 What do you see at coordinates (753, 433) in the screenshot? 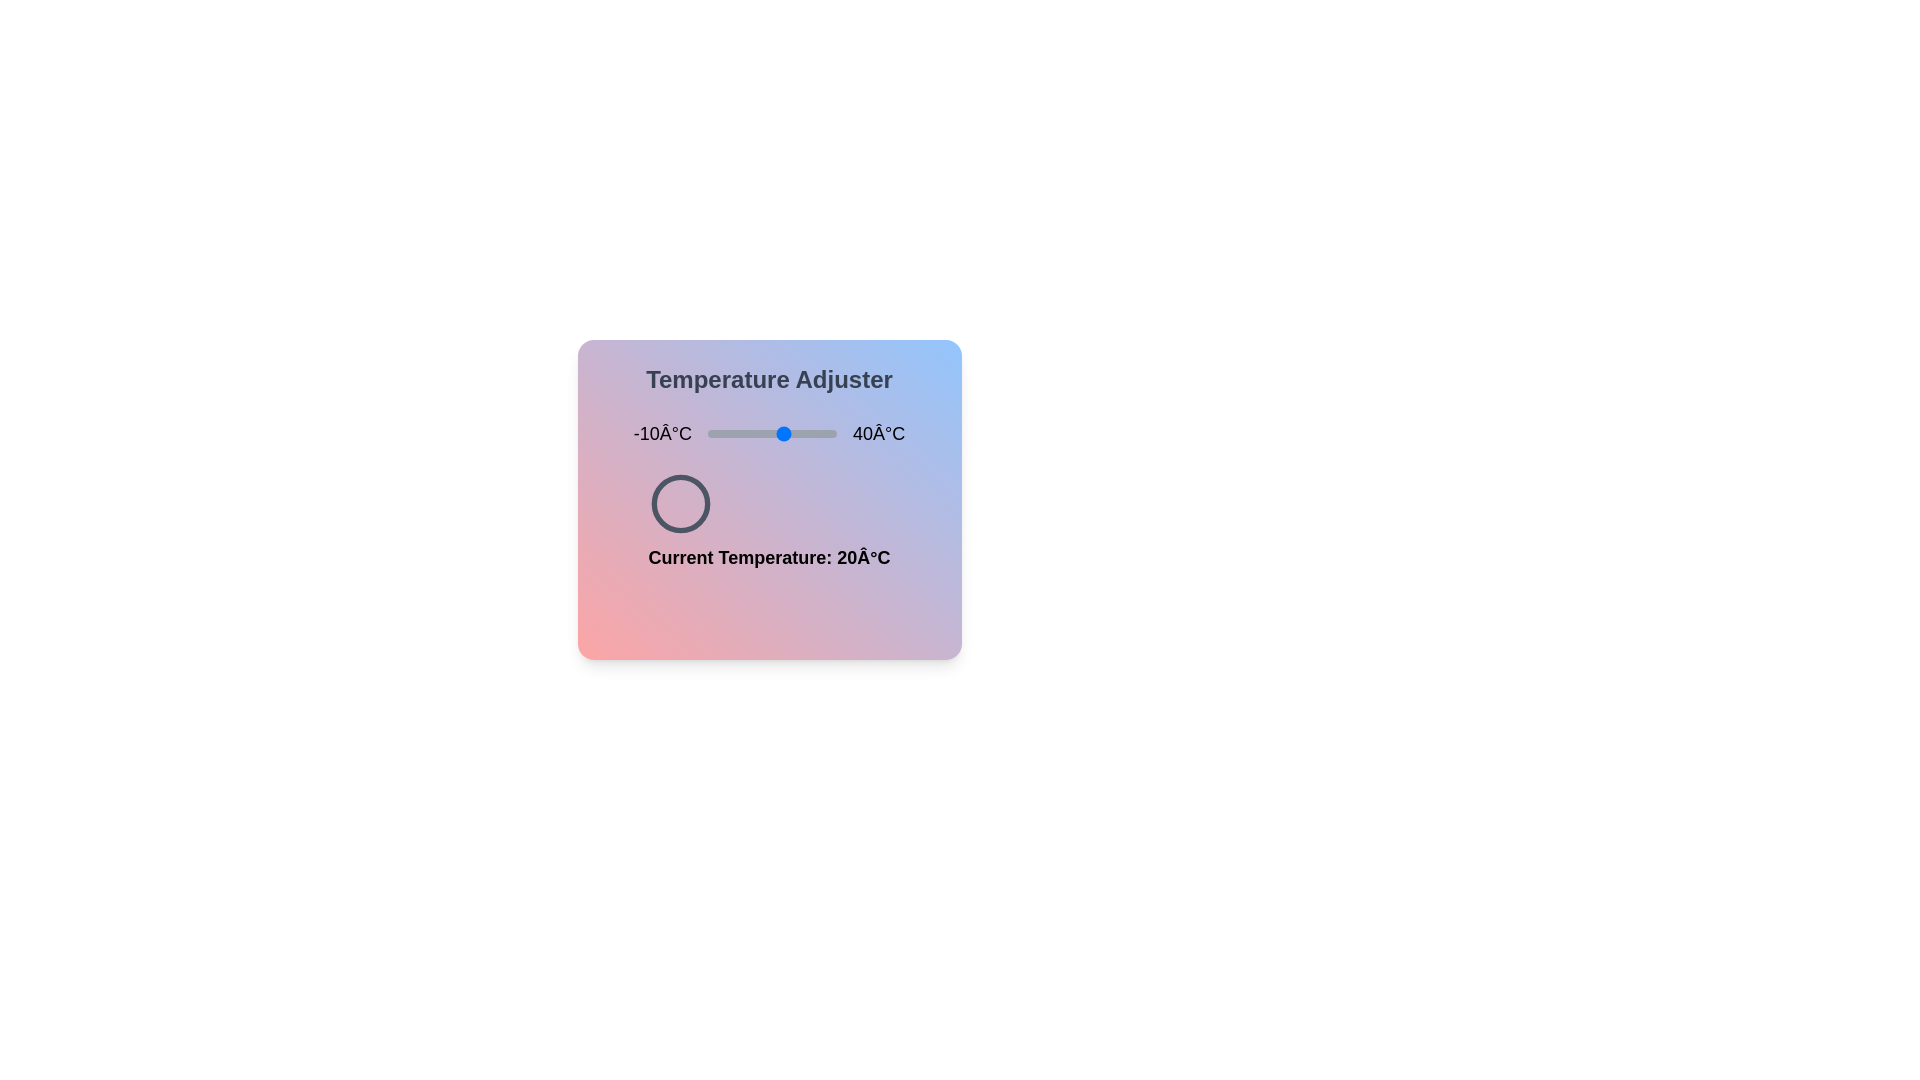
I see `the temperature slider to 8°C` at bounding box center [753, 433].